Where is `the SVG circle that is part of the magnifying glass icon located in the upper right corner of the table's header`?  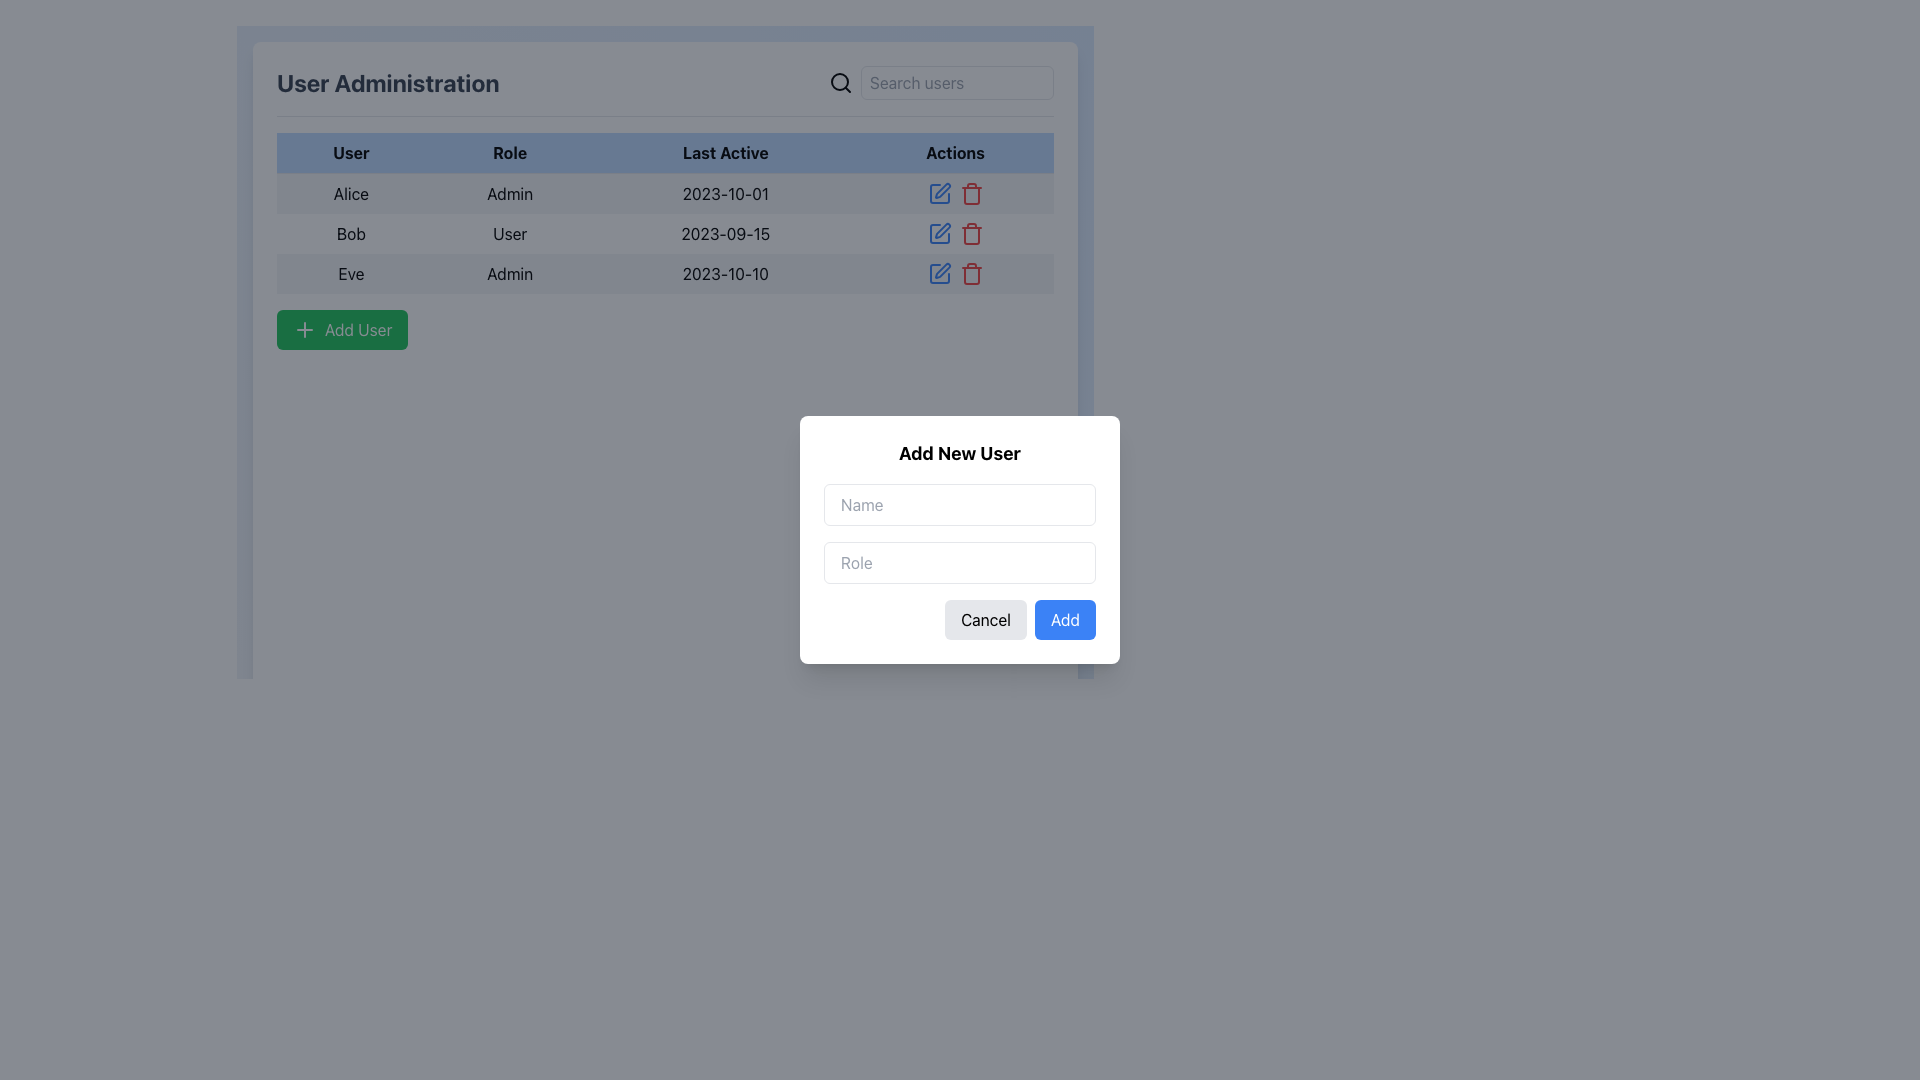 the SVG circle that is part of the magnifying glass icon located in the upper right corner of the table's header is located at coordinates (840, 80).